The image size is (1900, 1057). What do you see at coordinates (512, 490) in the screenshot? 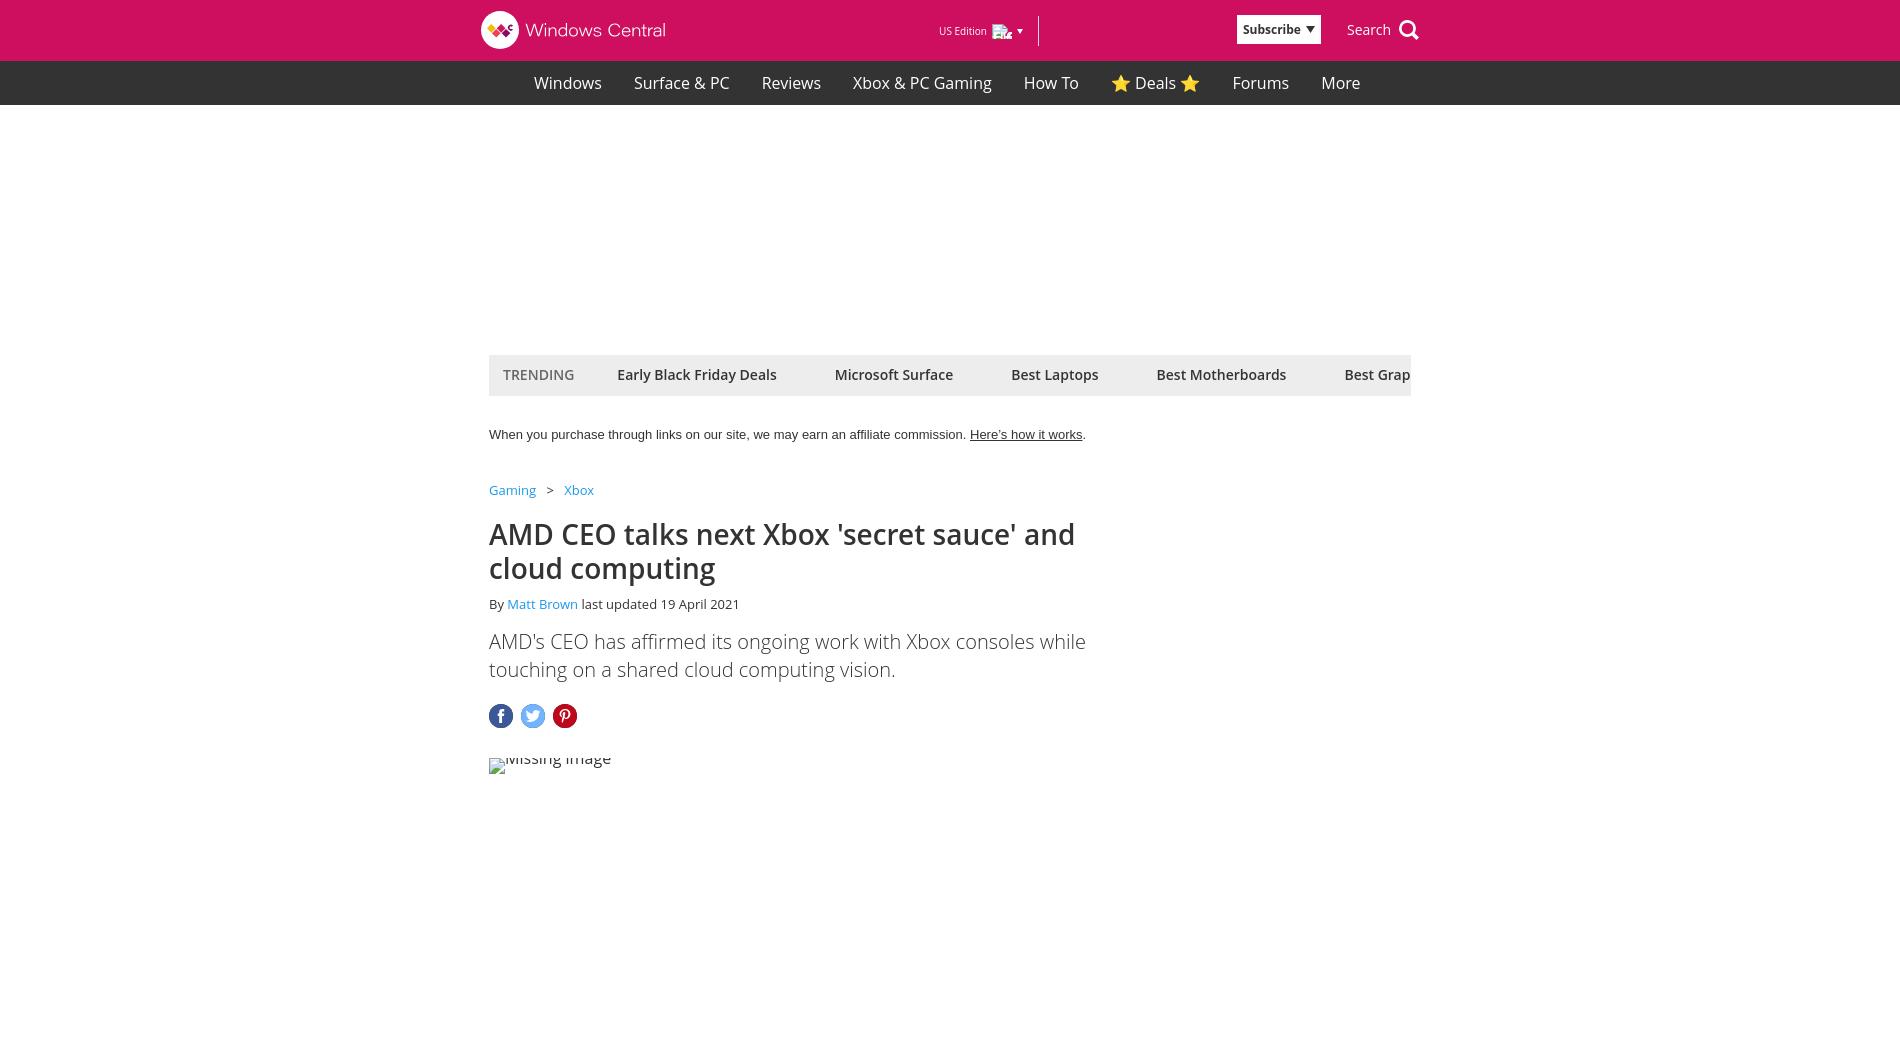
I see `'Gaming'` at bounding box center [512, 490].